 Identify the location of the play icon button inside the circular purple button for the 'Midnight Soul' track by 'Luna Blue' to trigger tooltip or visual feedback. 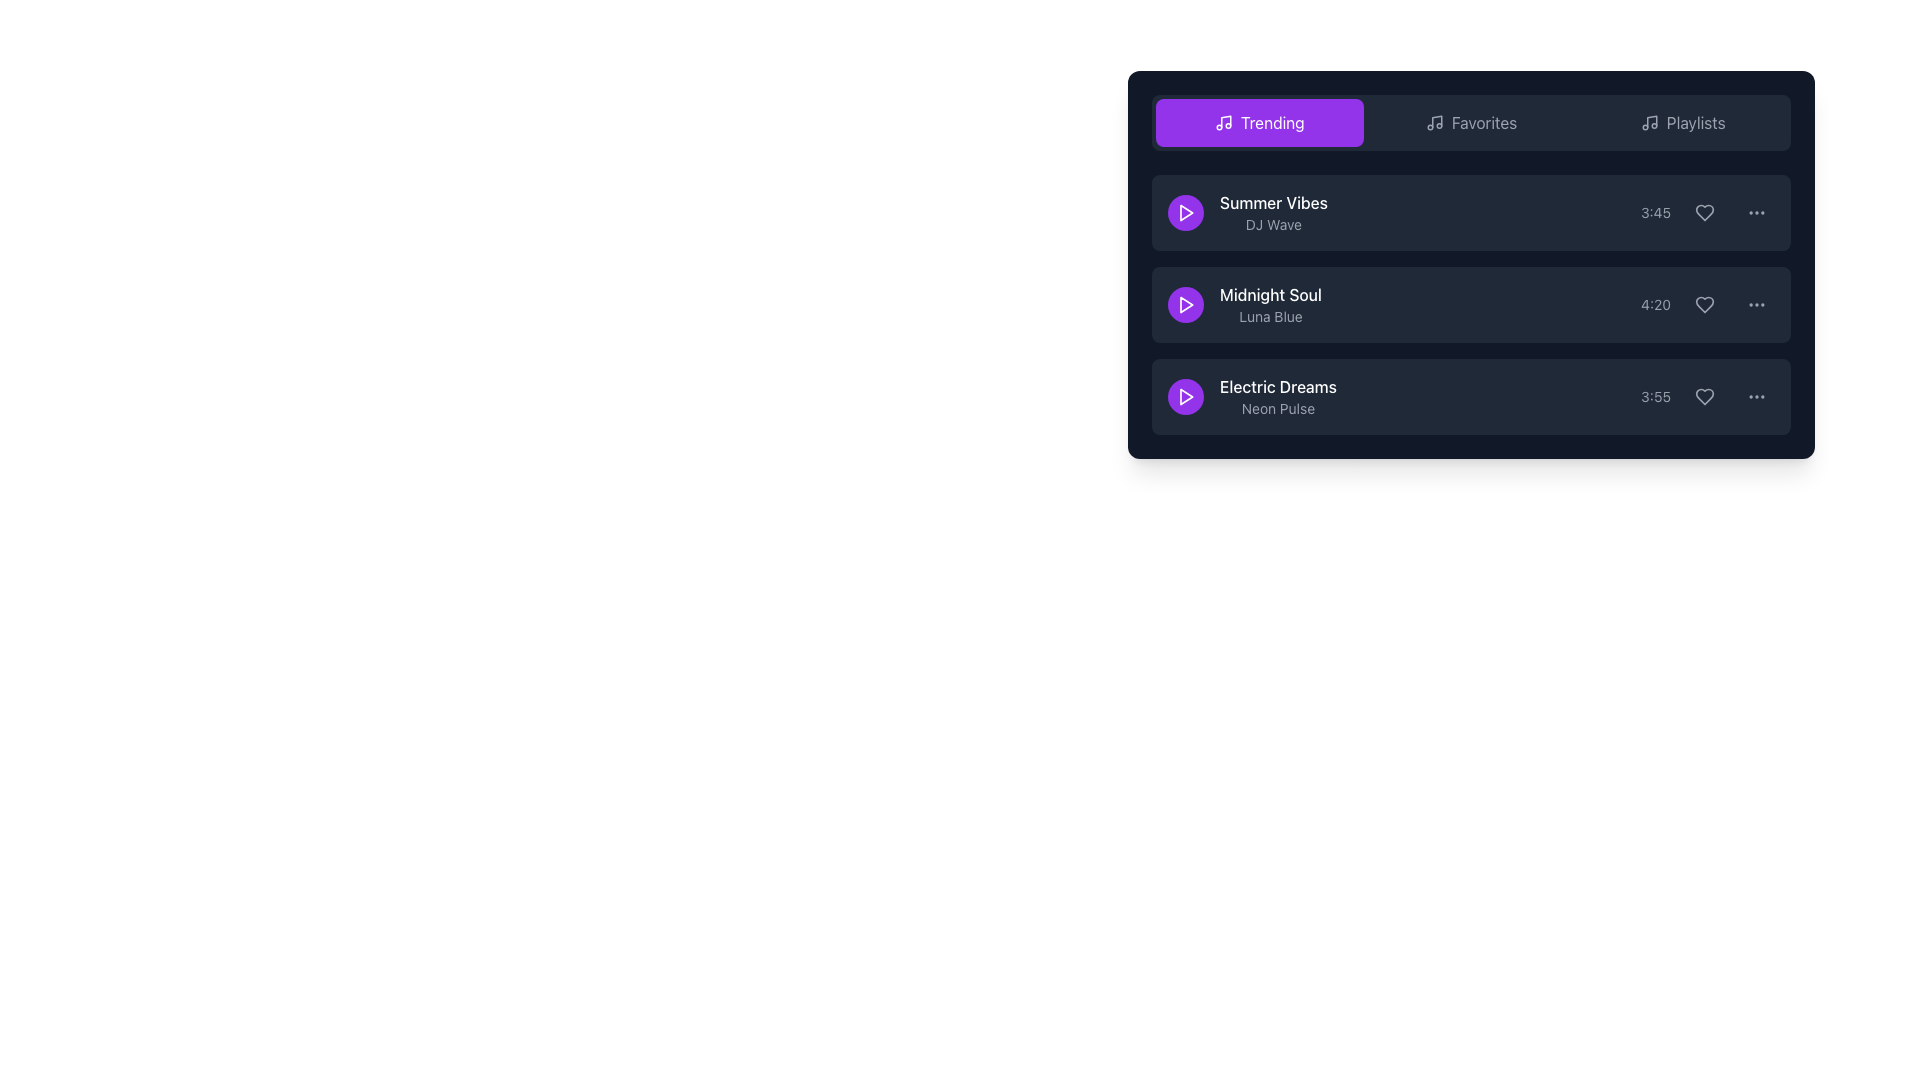
(1185, 304).